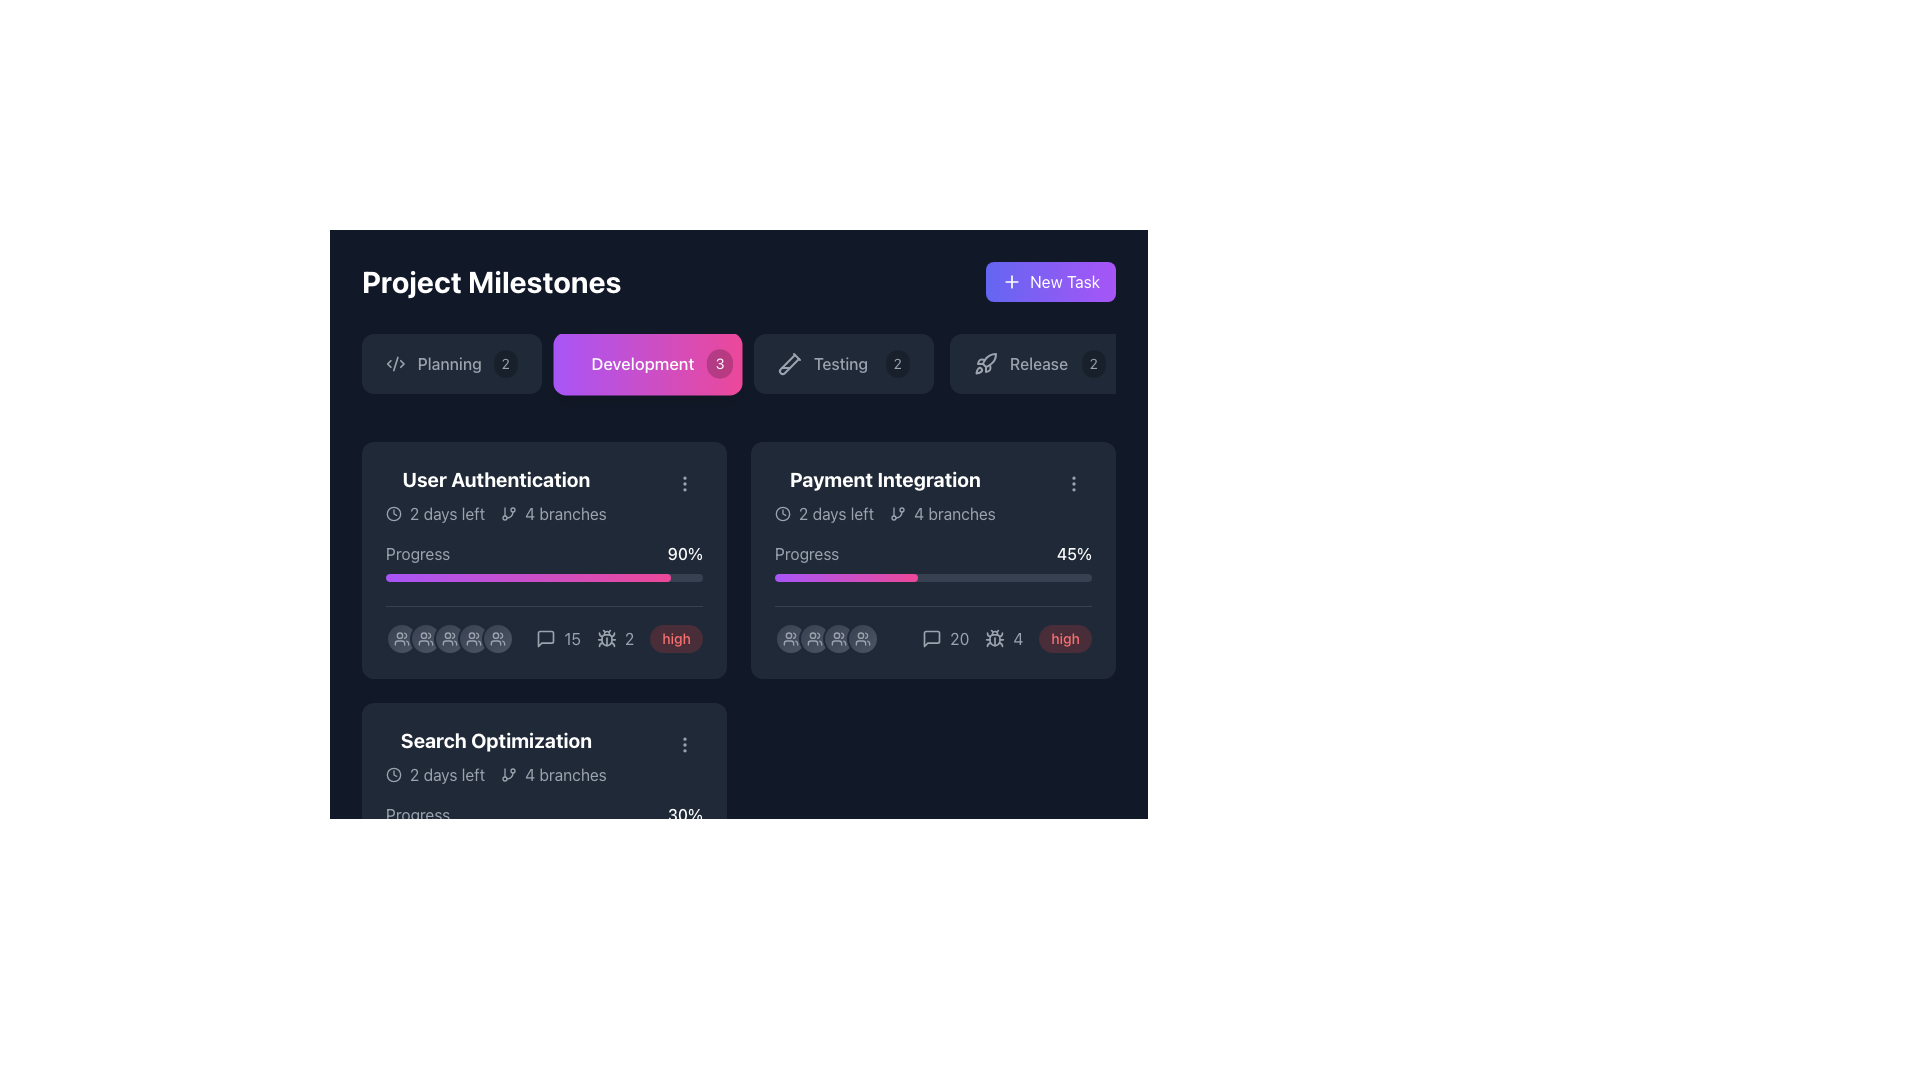 Image resolution: width=1920 pixels, height=1080 pixels. Describe the element at coordinates (884, 512) in the screenshot. I see `the metadata display with icons and text that shows '2 days left' and '4 branches'` at that location.